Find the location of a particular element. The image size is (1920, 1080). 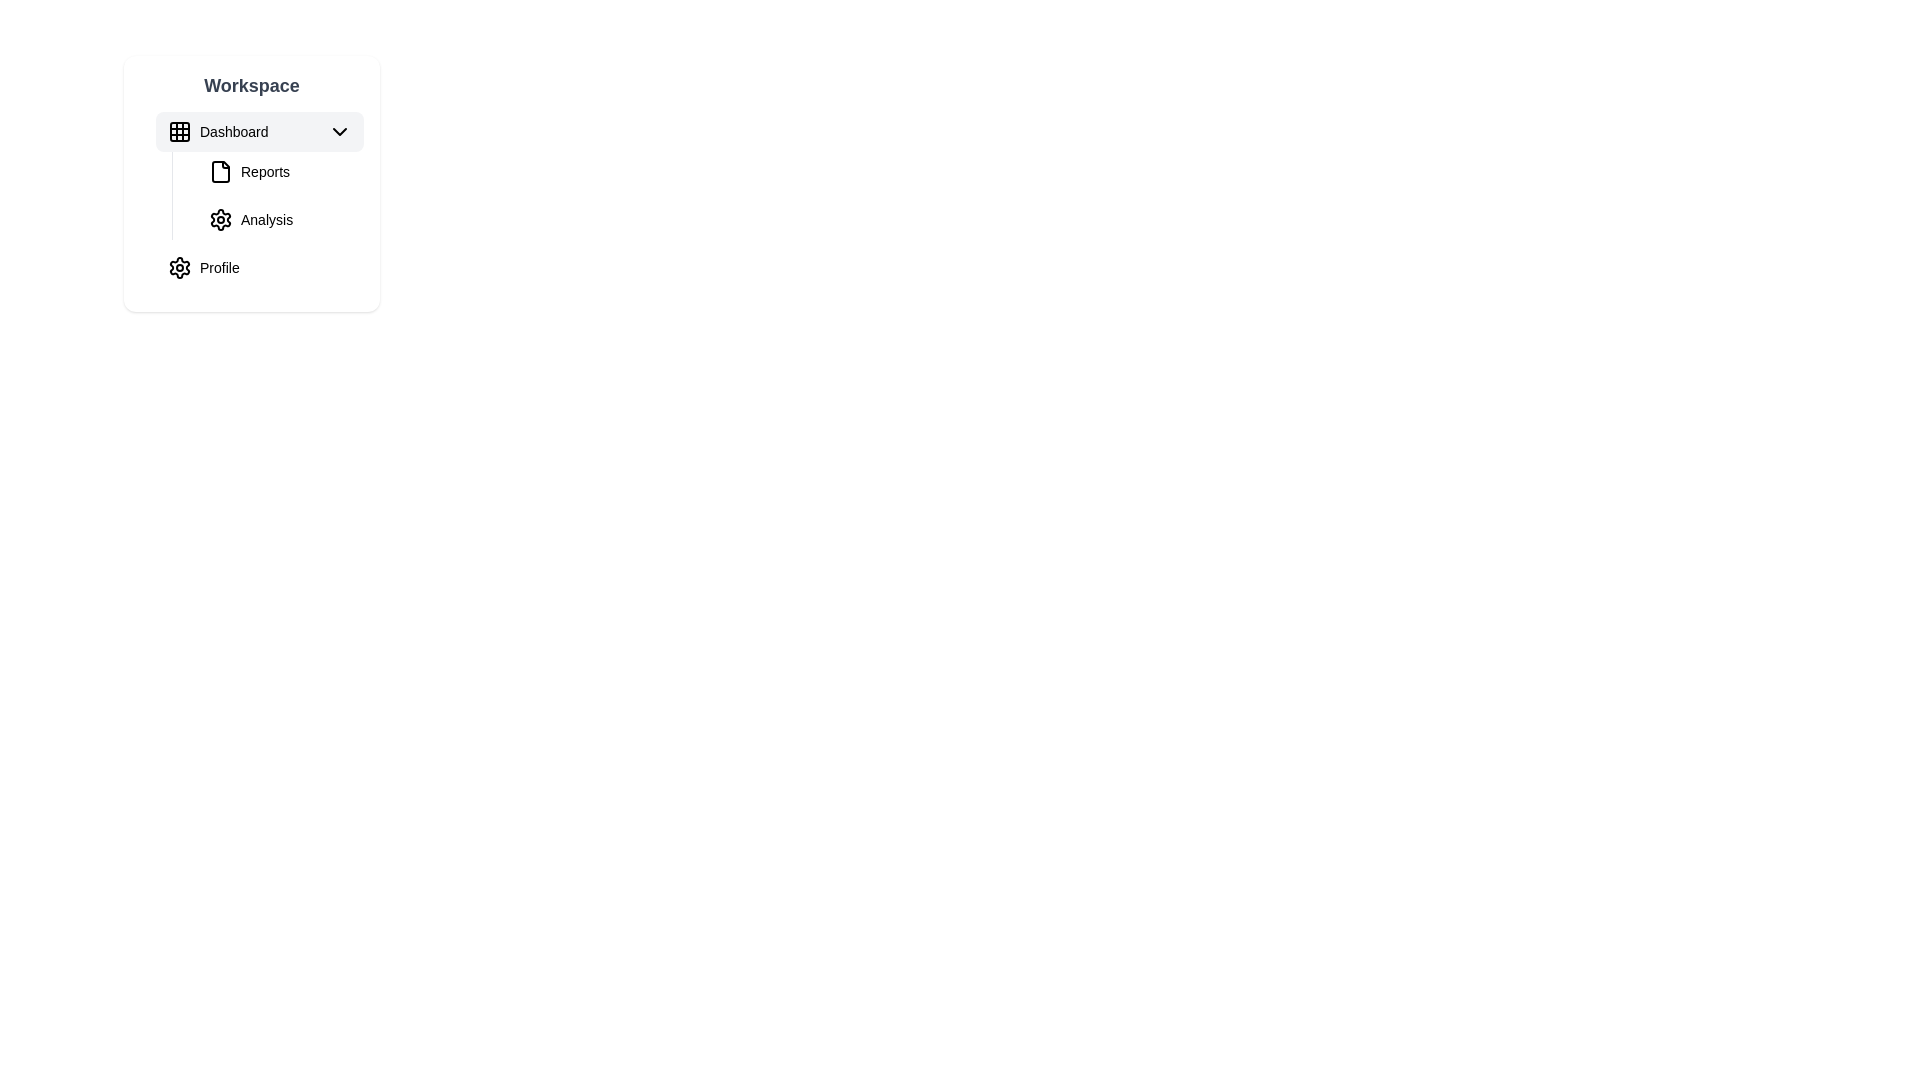

the Dashboard icon in the sidebar menu is located at coordinates (180, 131).